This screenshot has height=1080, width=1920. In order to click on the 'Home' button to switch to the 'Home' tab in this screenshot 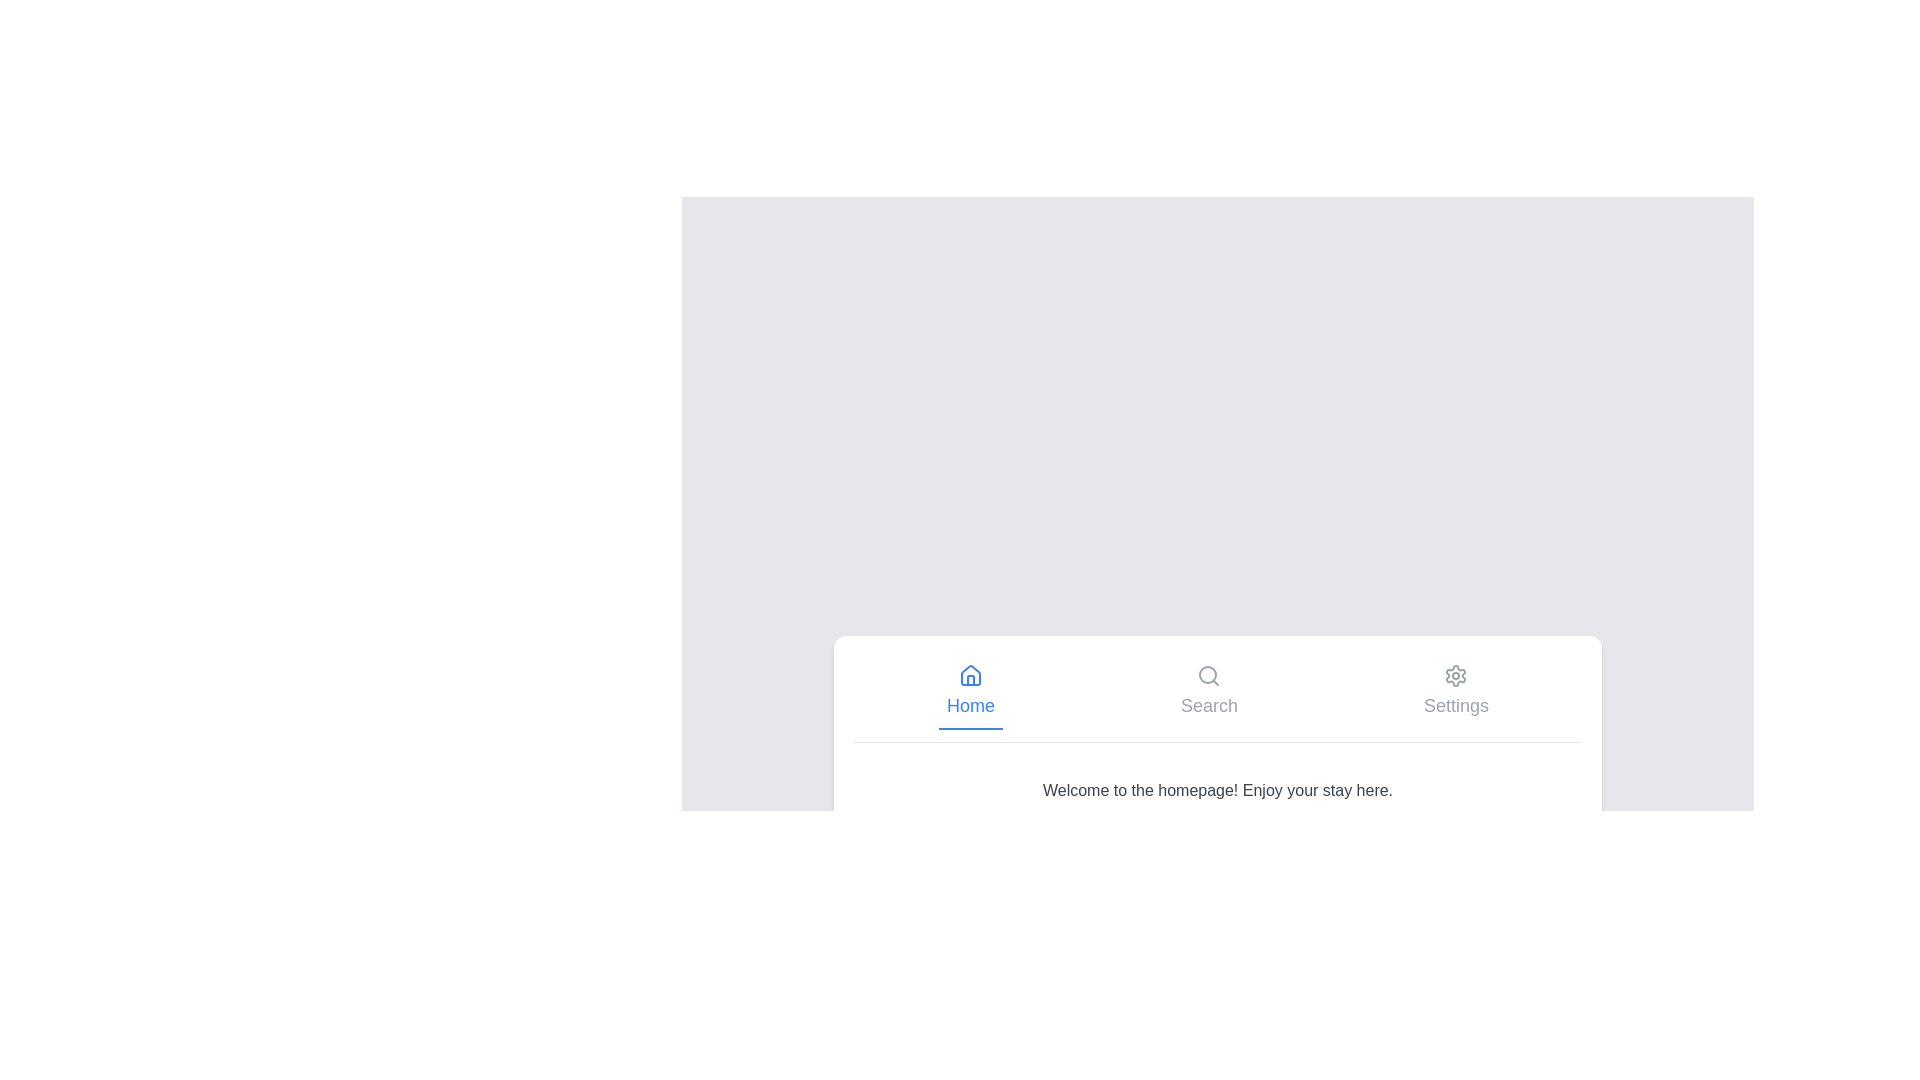, I will do `click(969, 690)`.